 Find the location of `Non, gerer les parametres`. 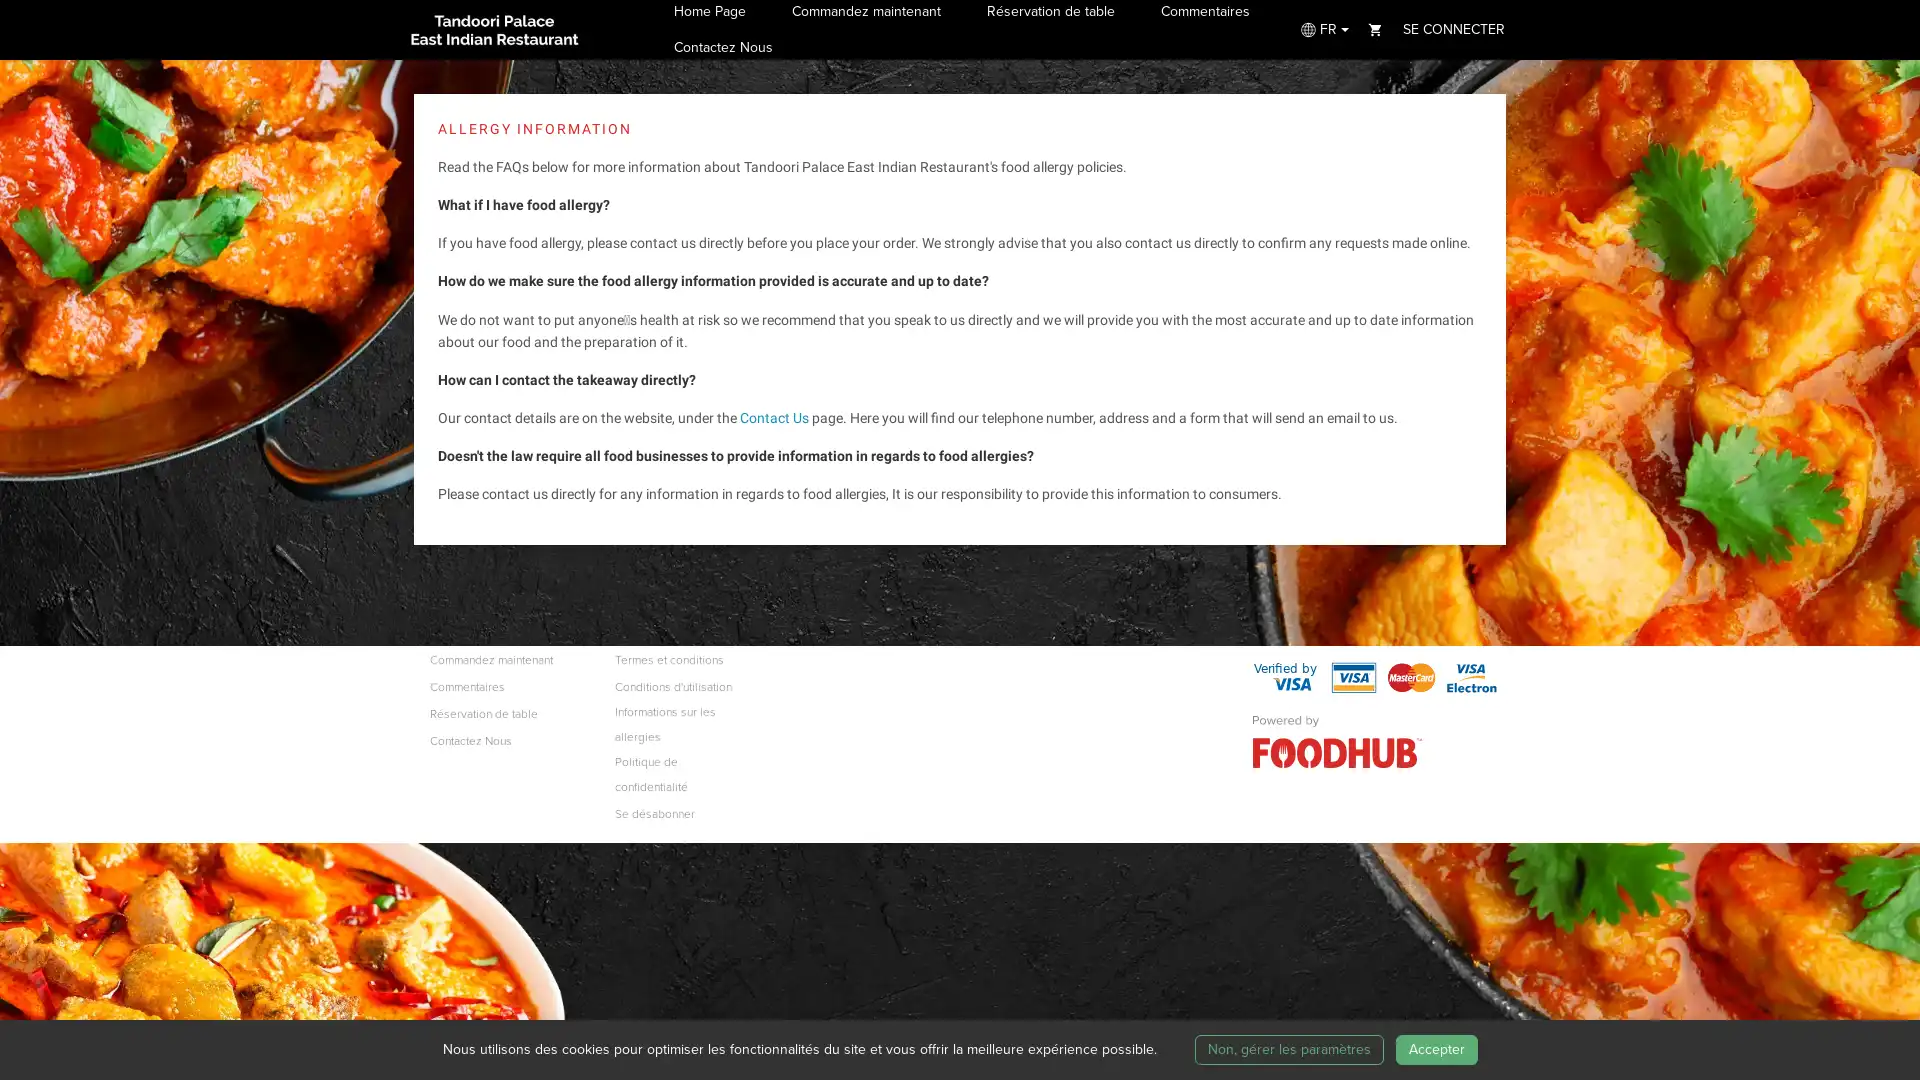

Non, gerer les parametres is located at coordinates (1288, 1048).